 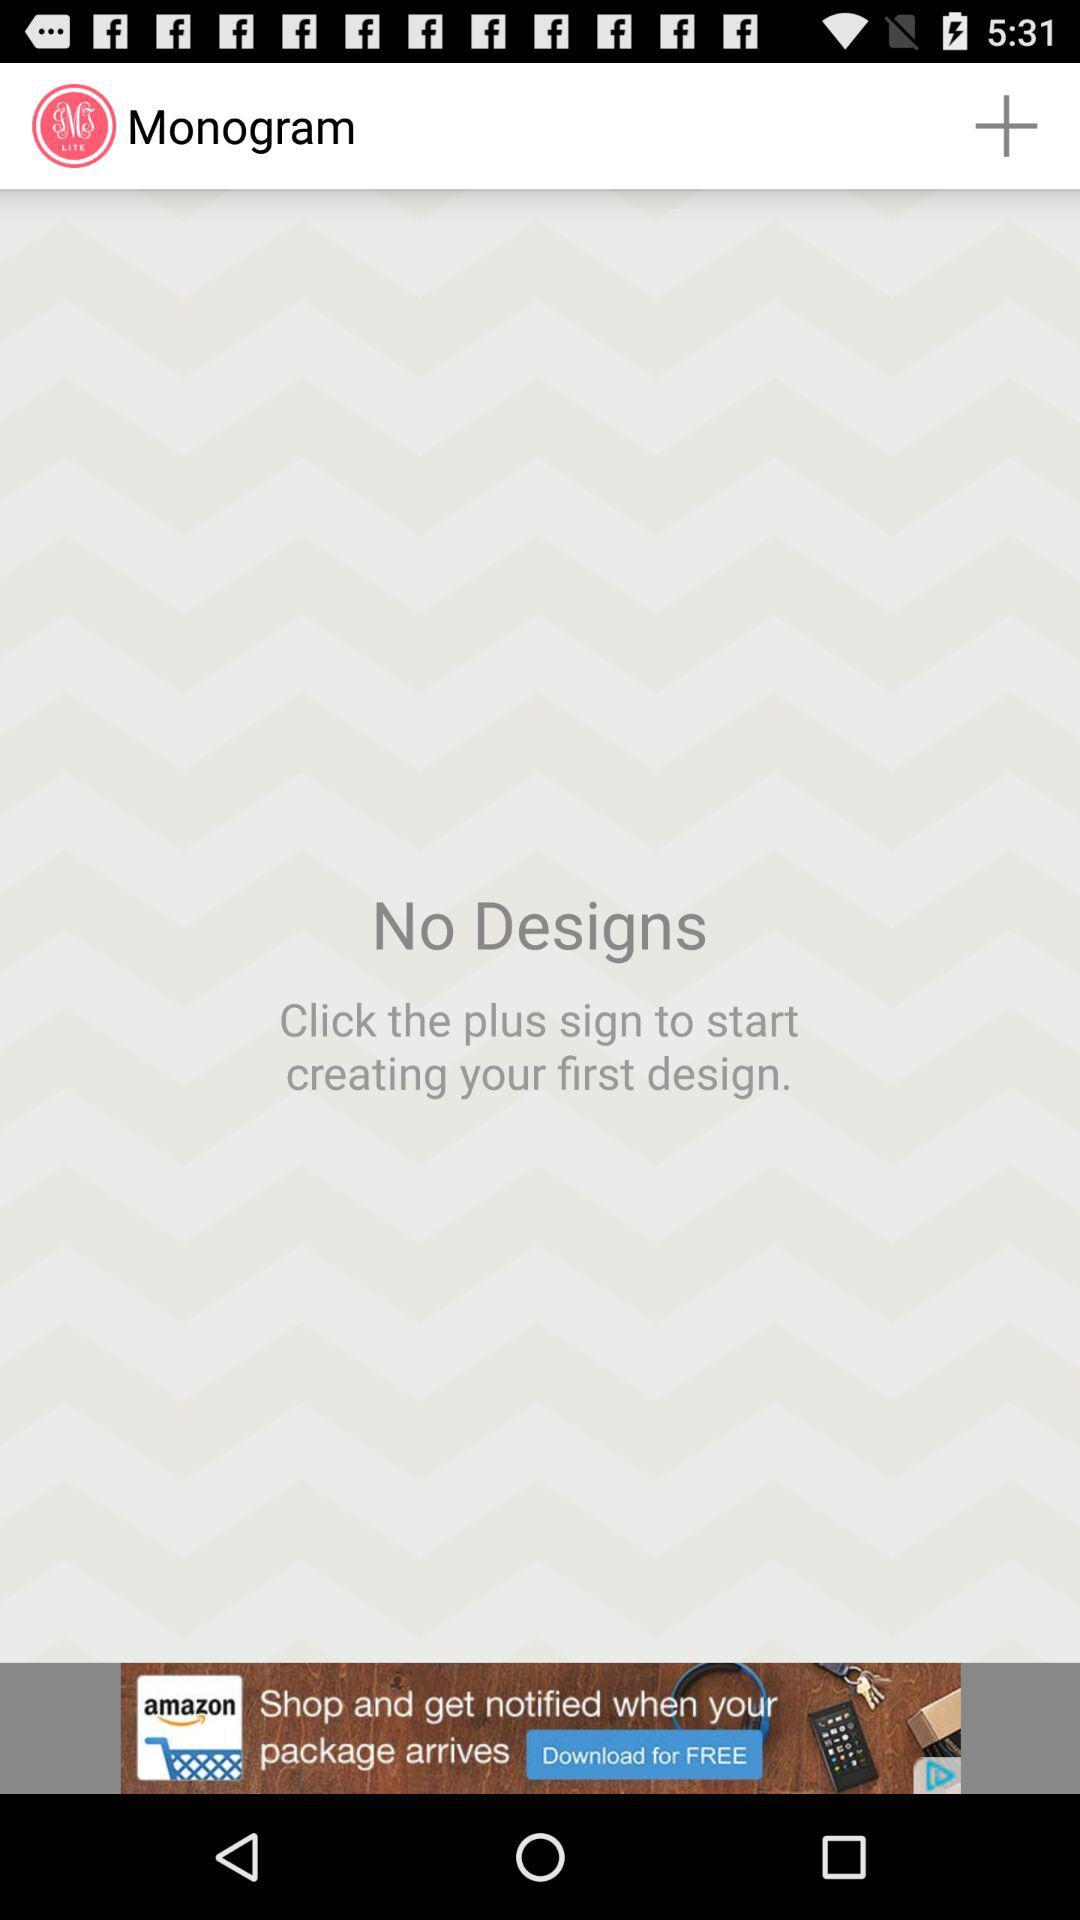 I want to click on advertisement space, so click(x=540, y=1727).